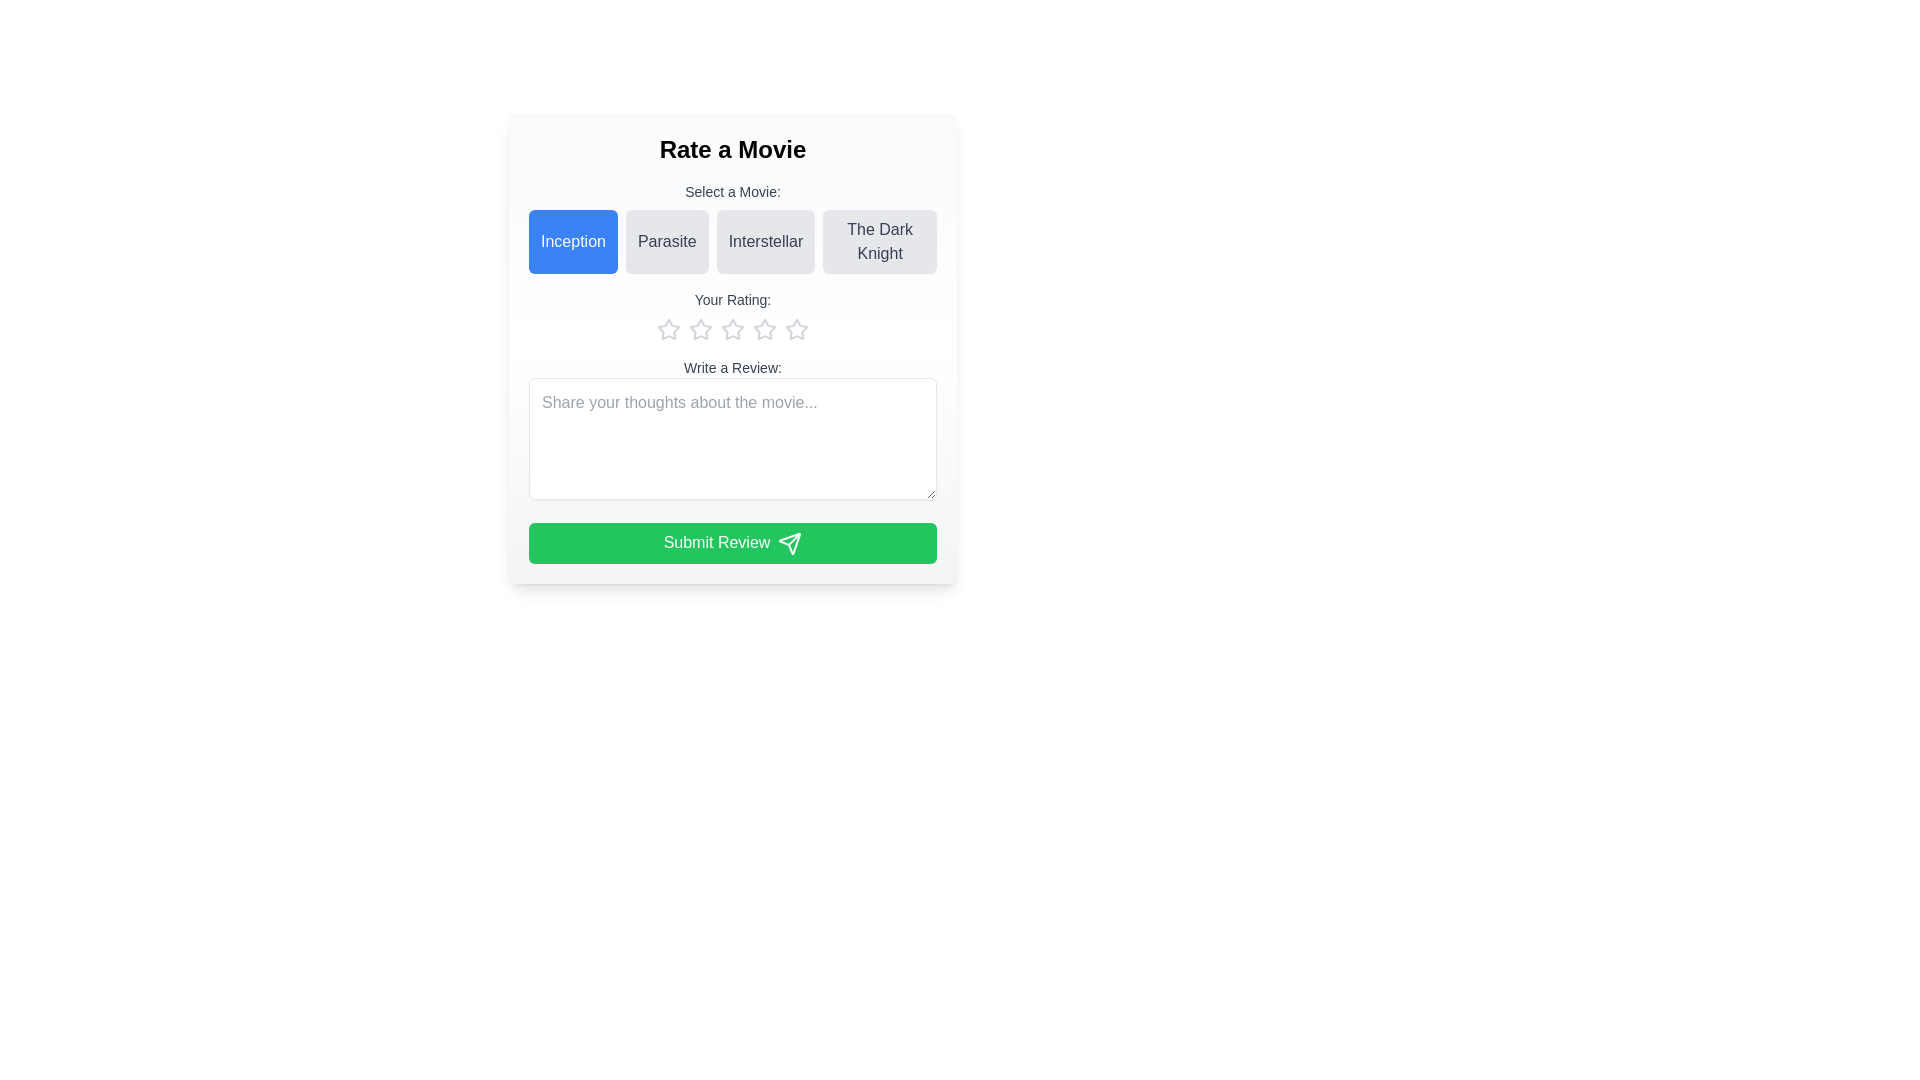  Describe the element at coordinates (765, 241) in the screenshot. I see `the 'Interstellar' button, which has a light gray background and is the third button in a row of four` at that location.